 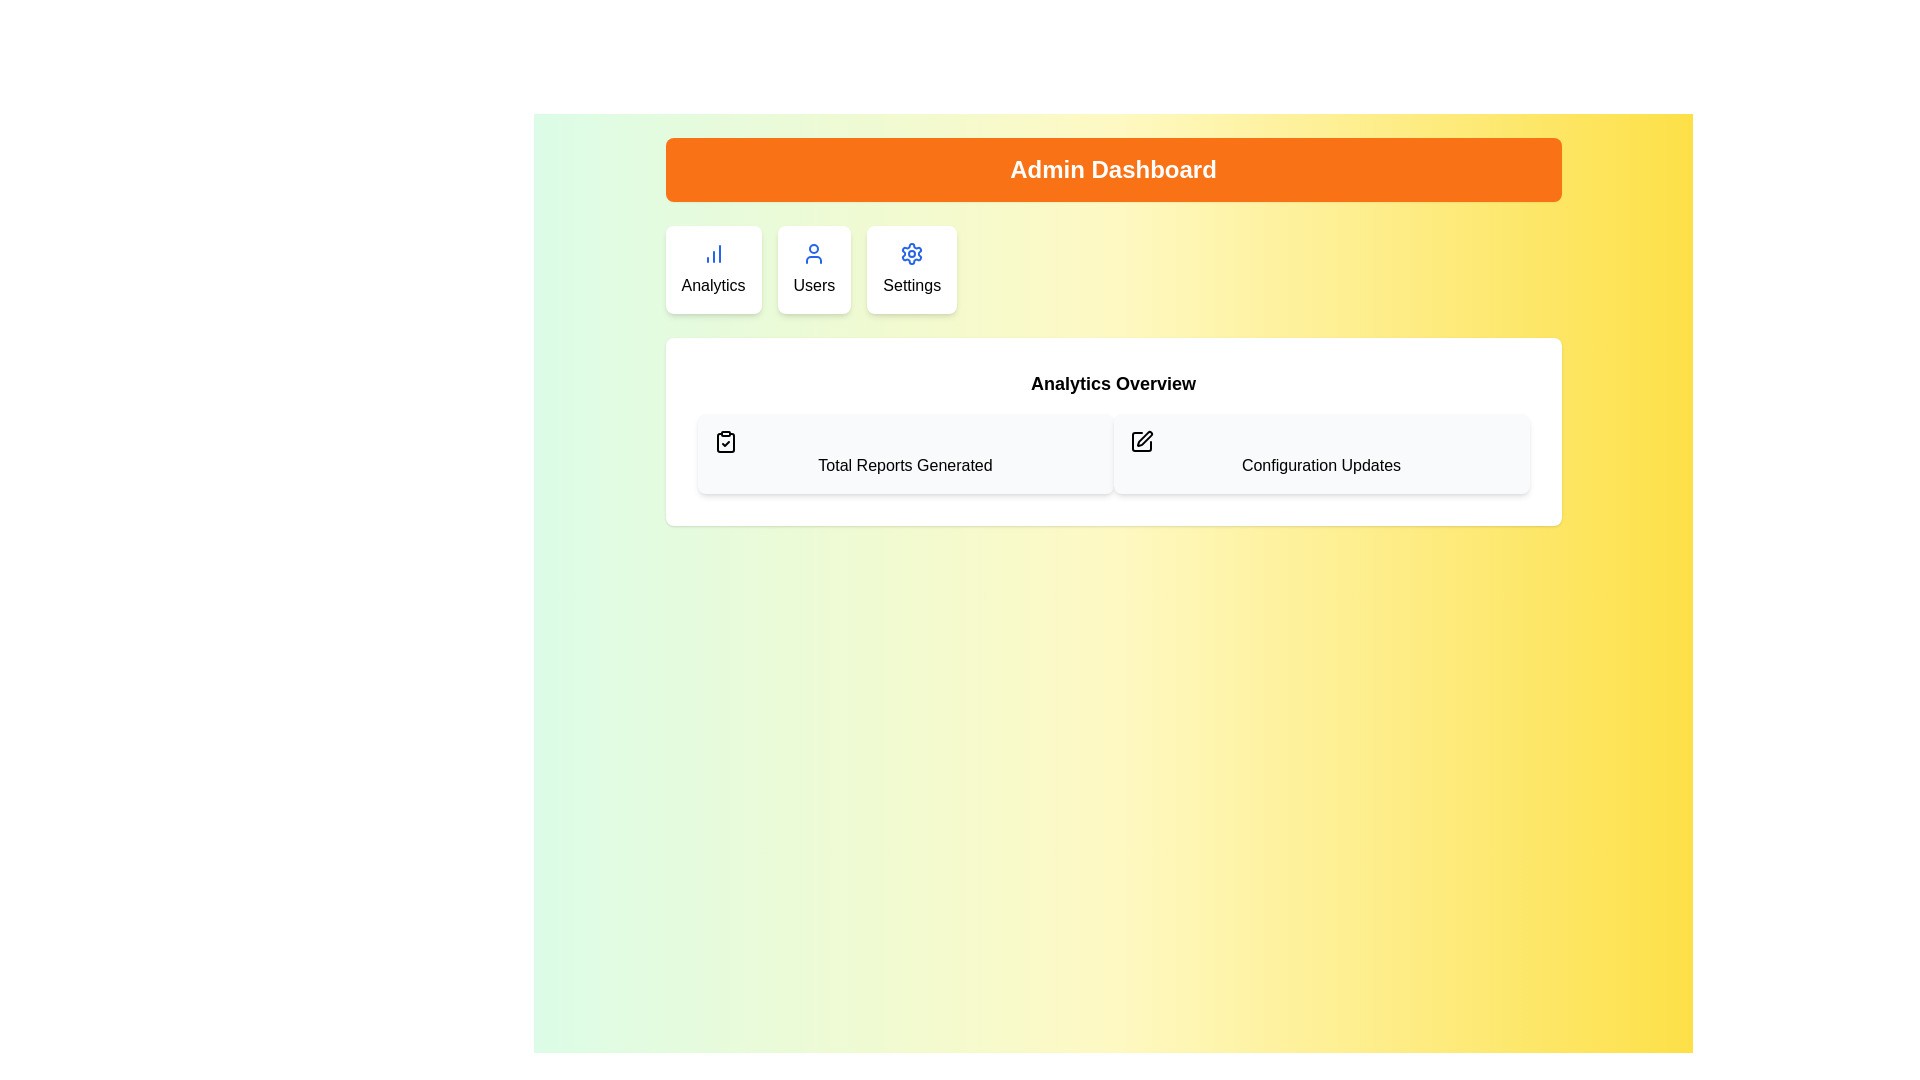 What do you see at coordinates (1321, 454) in the screenshot?
I see `the 'Configuration Updates' section to interact with it` at bounding box center [1321, 454].